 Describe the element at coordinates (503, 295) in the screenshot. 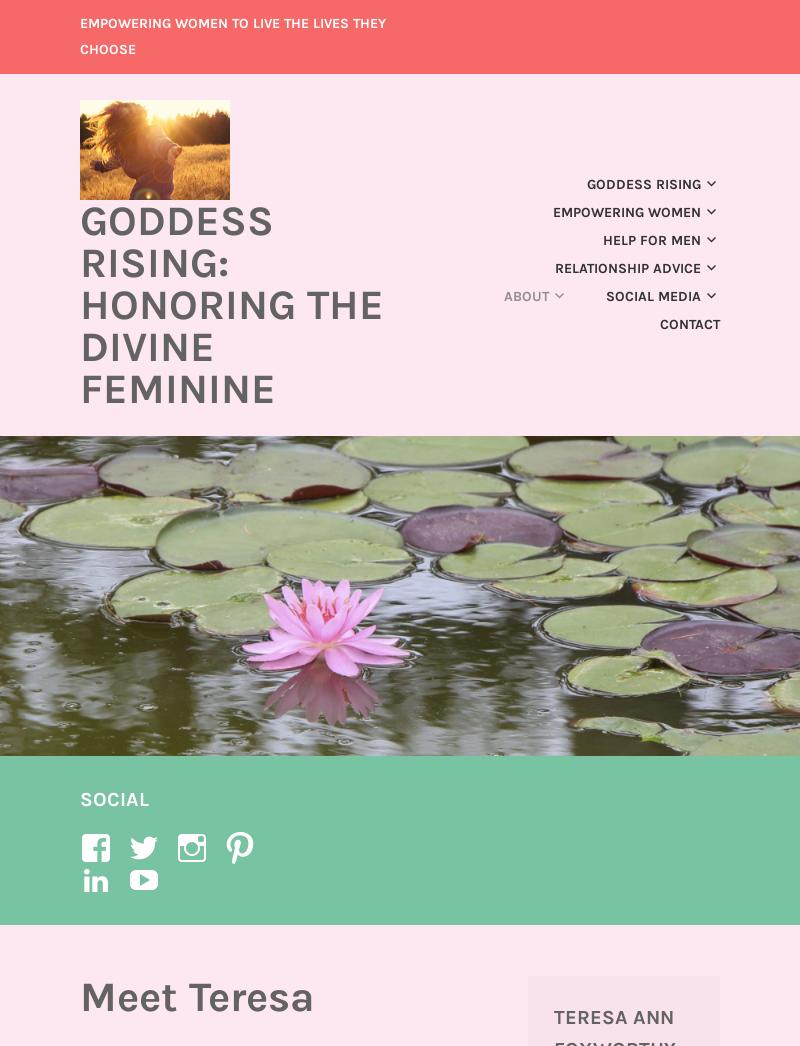

I see `'About'` at that location.